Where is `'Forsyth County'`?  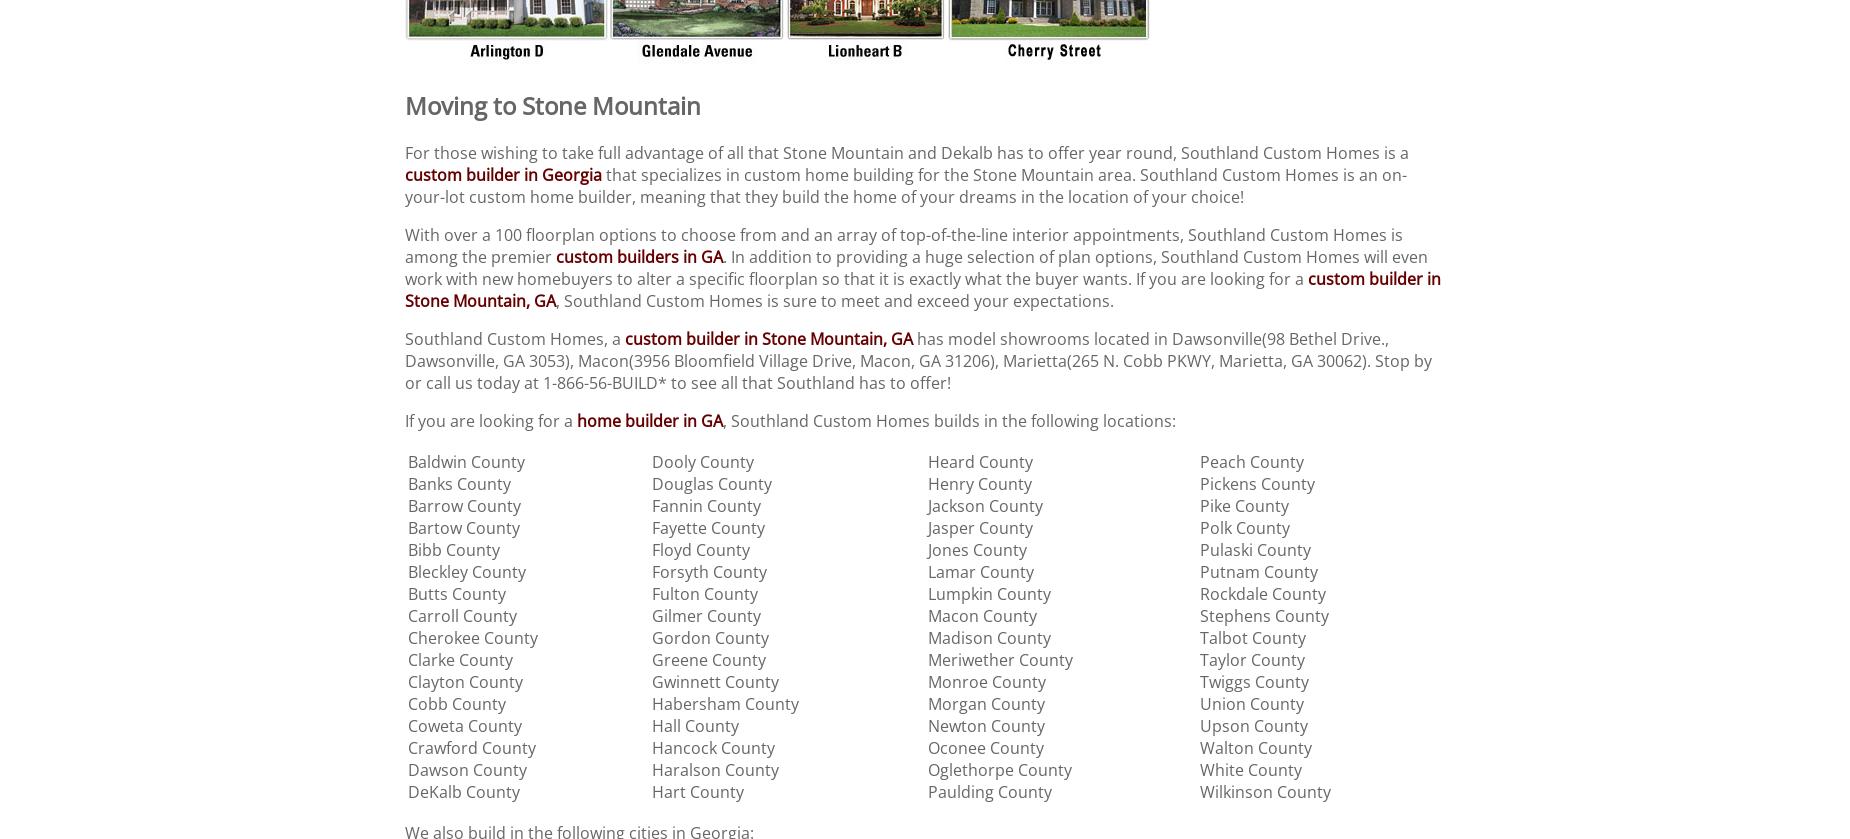 'Forsyth County' is located at coordinates (709, 570).